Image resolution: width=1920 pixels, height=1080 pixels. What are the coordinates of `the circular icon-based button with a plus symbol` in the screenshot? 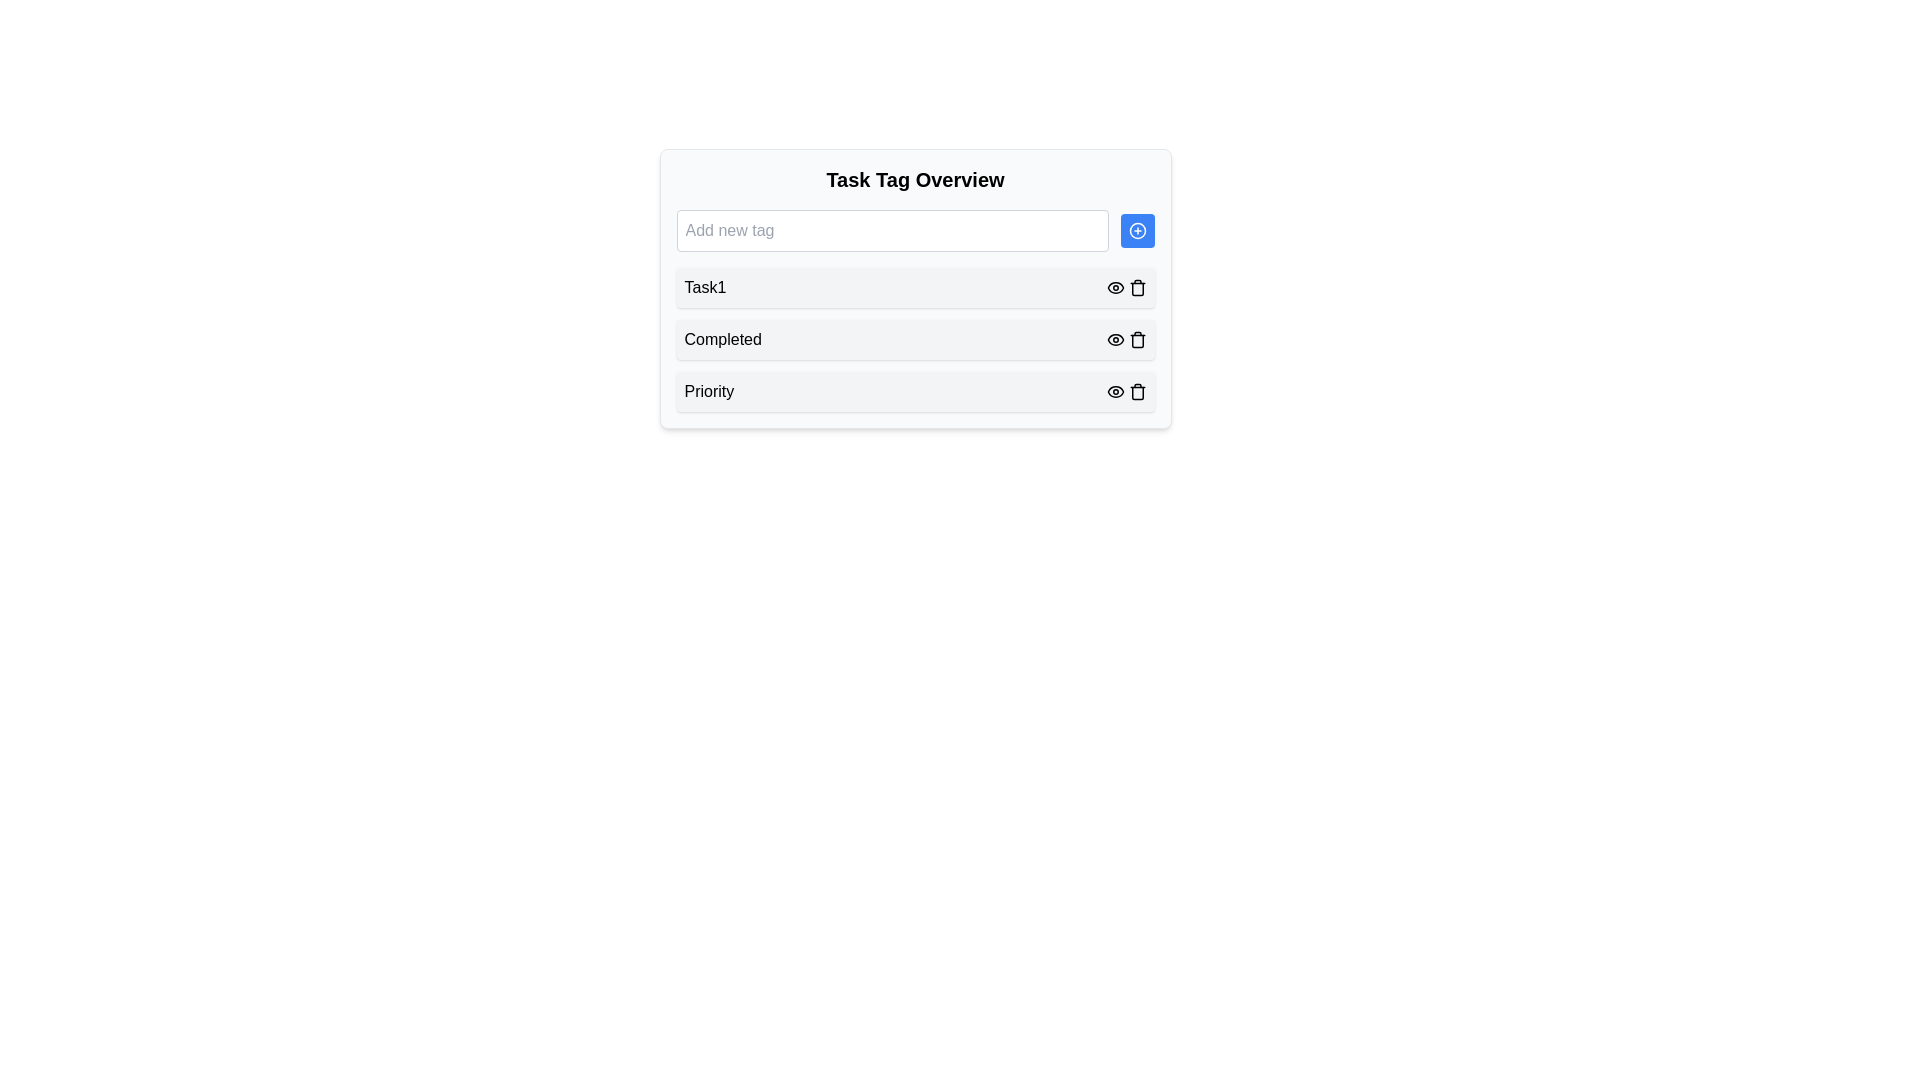 It's located at (1137, 230).